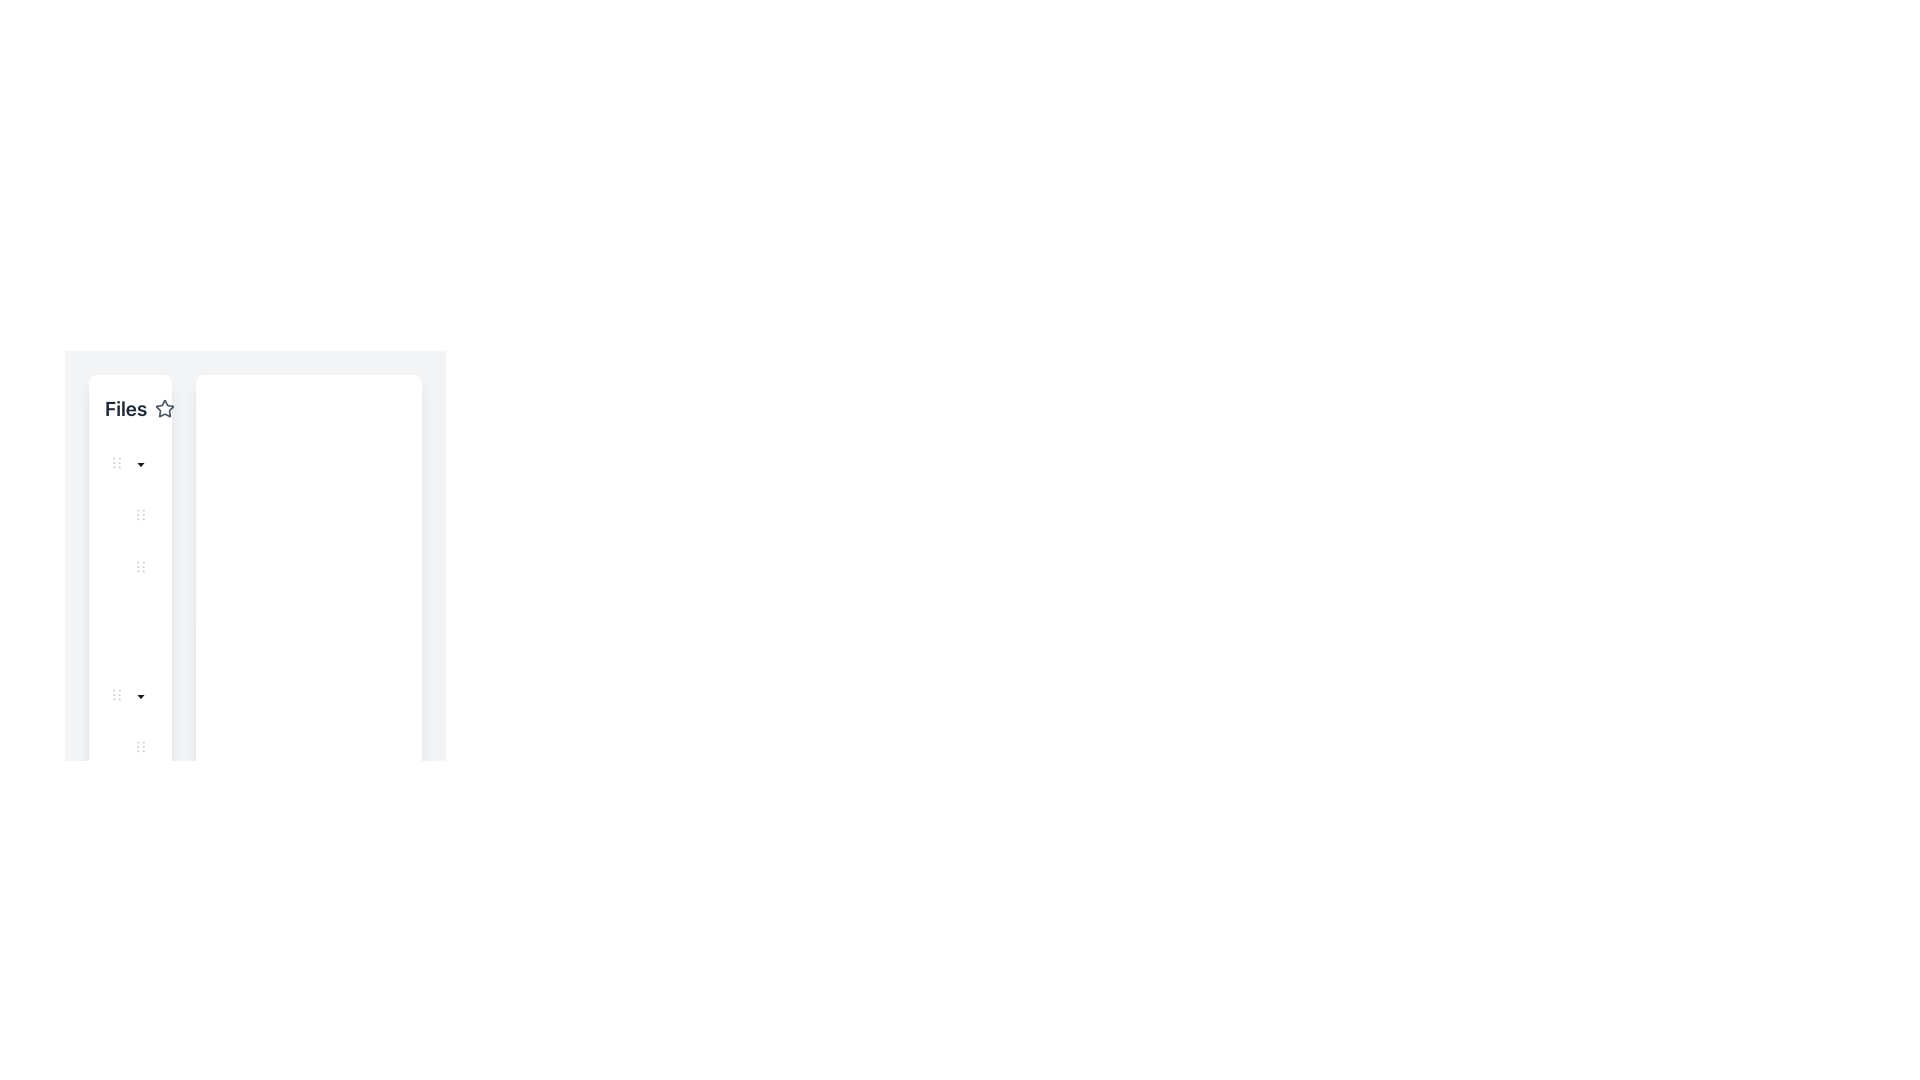 This screenshot has width=1920, height=1080. What do you see at coordinates (139, 696) in the screenshot?
I see `the downward-pointing caret icon located next to the 'Files' section` at bounding box center [139, 696].